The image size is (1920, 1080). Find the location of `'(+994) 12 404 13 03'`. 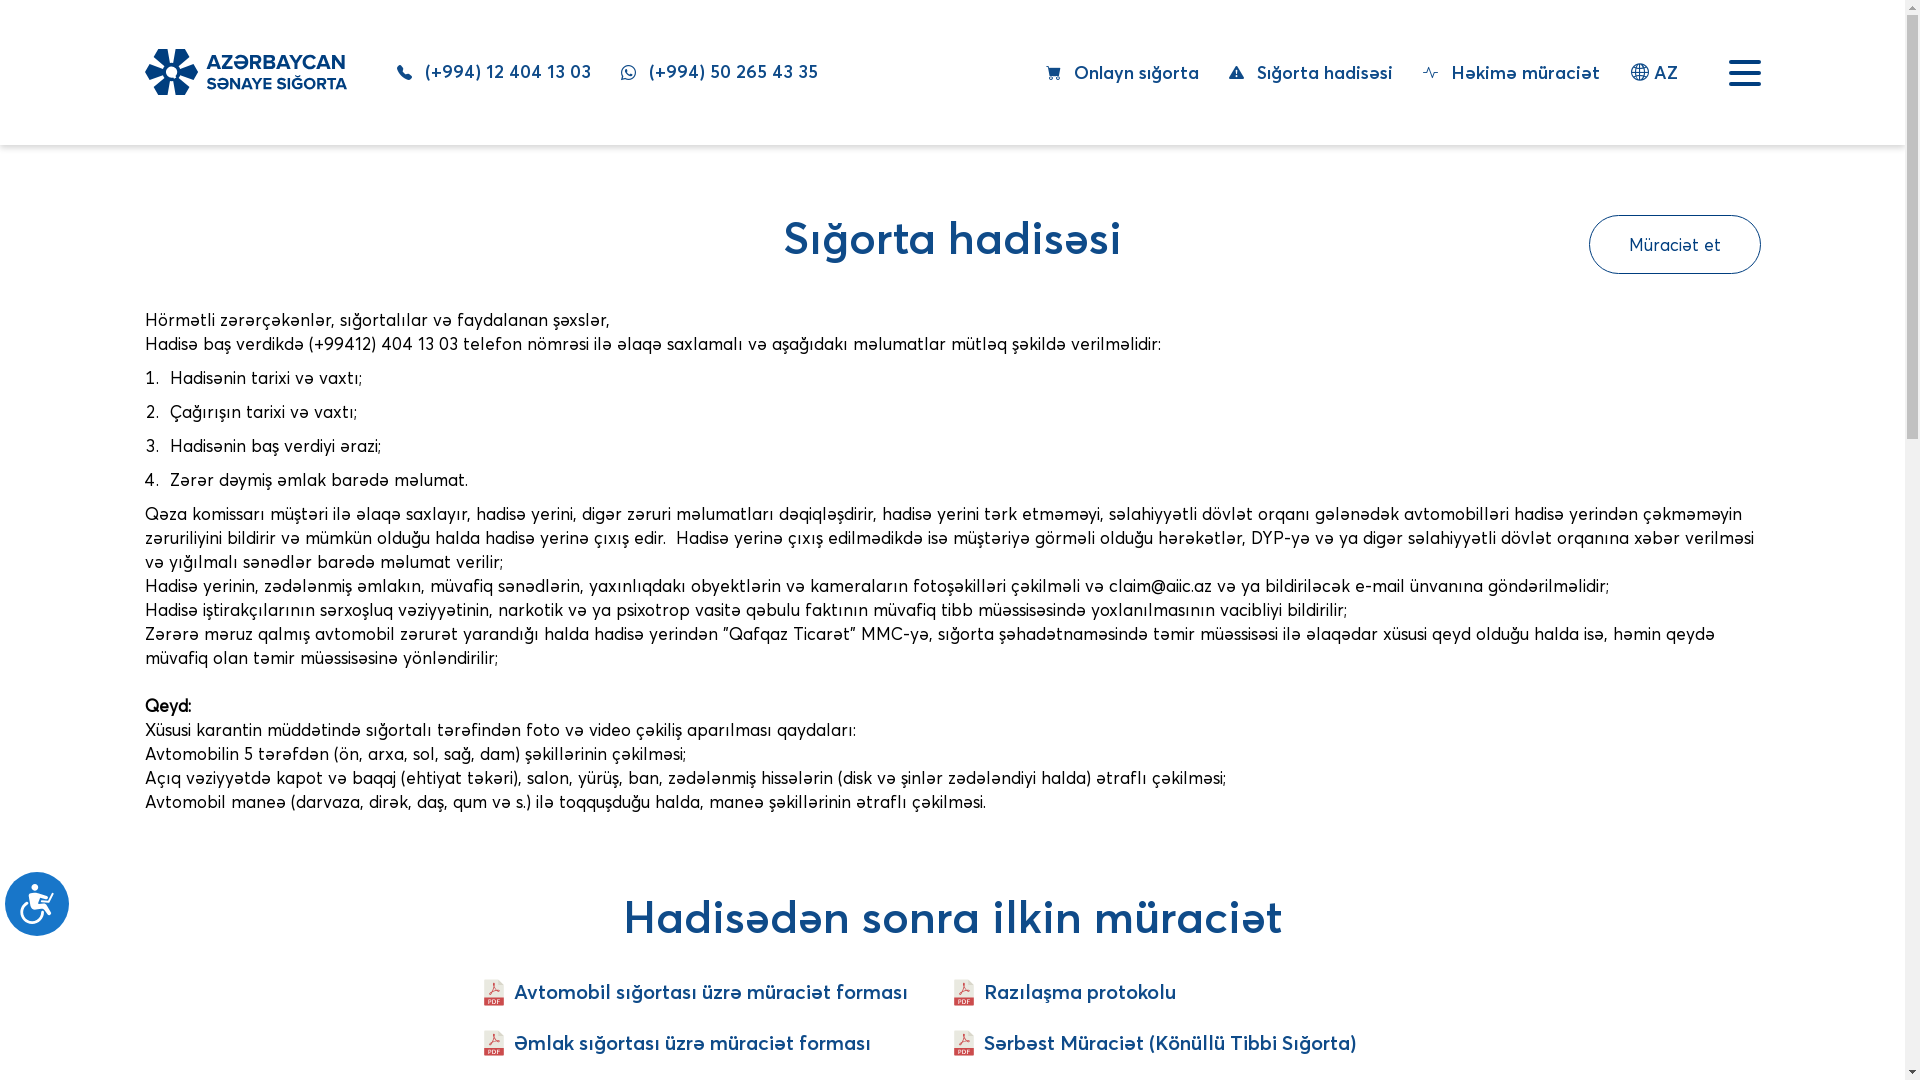

'(+994) 12 404 13 03' is located at coordinates (395, 71).